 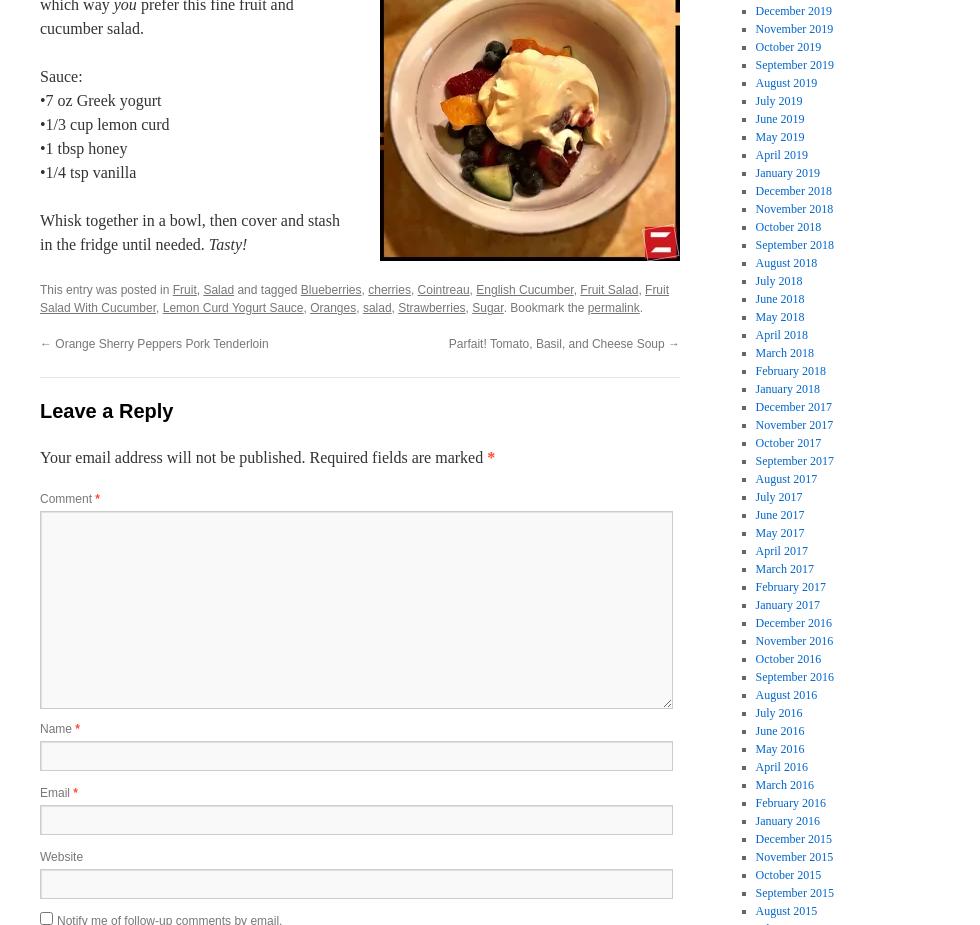 What do you see at coordinates (779, 297) in the screenshot?
I see `'June 2018'` at bounding box center [779, 297].